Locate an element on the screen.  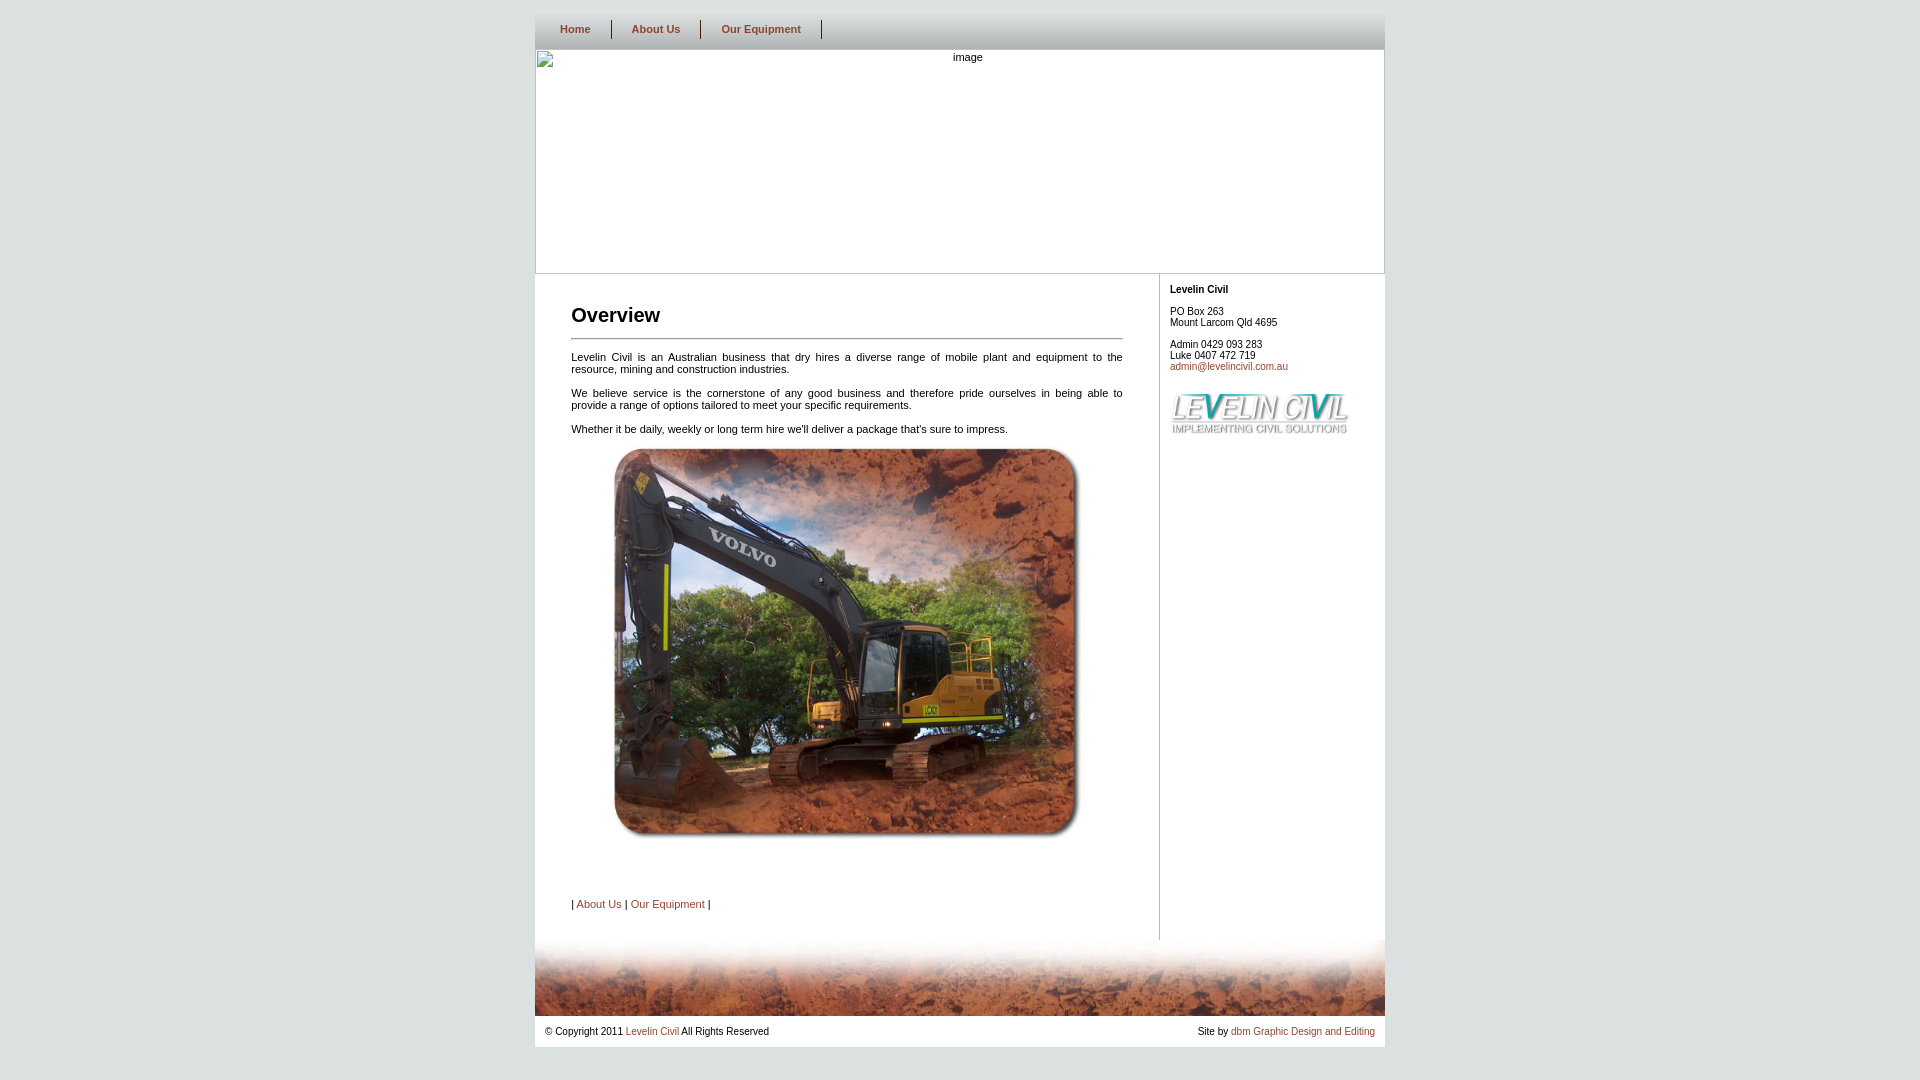
'Our Equipment' is located at coordinates (667, 903).